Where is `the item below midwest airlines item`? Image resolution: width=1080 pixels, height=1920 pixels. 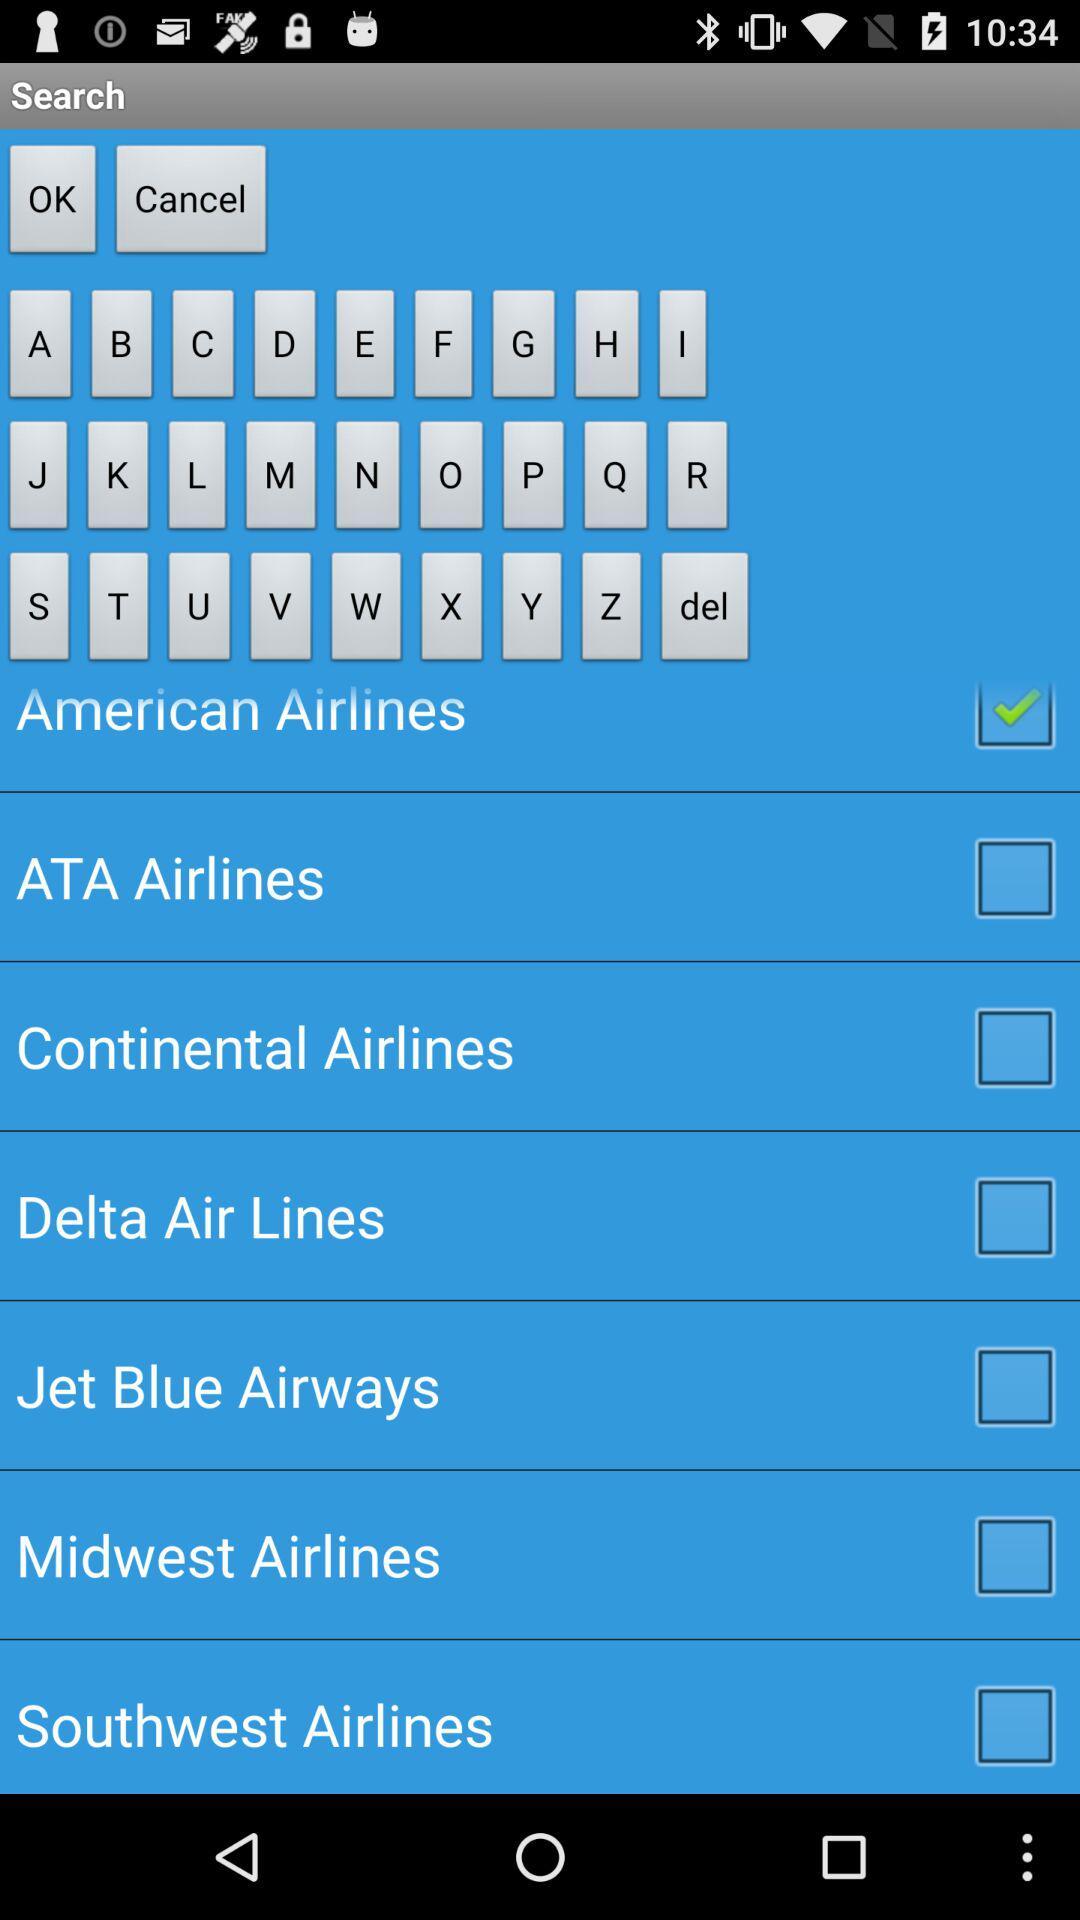 the item below midwest airlines item is located at coordinates (540, 1716).